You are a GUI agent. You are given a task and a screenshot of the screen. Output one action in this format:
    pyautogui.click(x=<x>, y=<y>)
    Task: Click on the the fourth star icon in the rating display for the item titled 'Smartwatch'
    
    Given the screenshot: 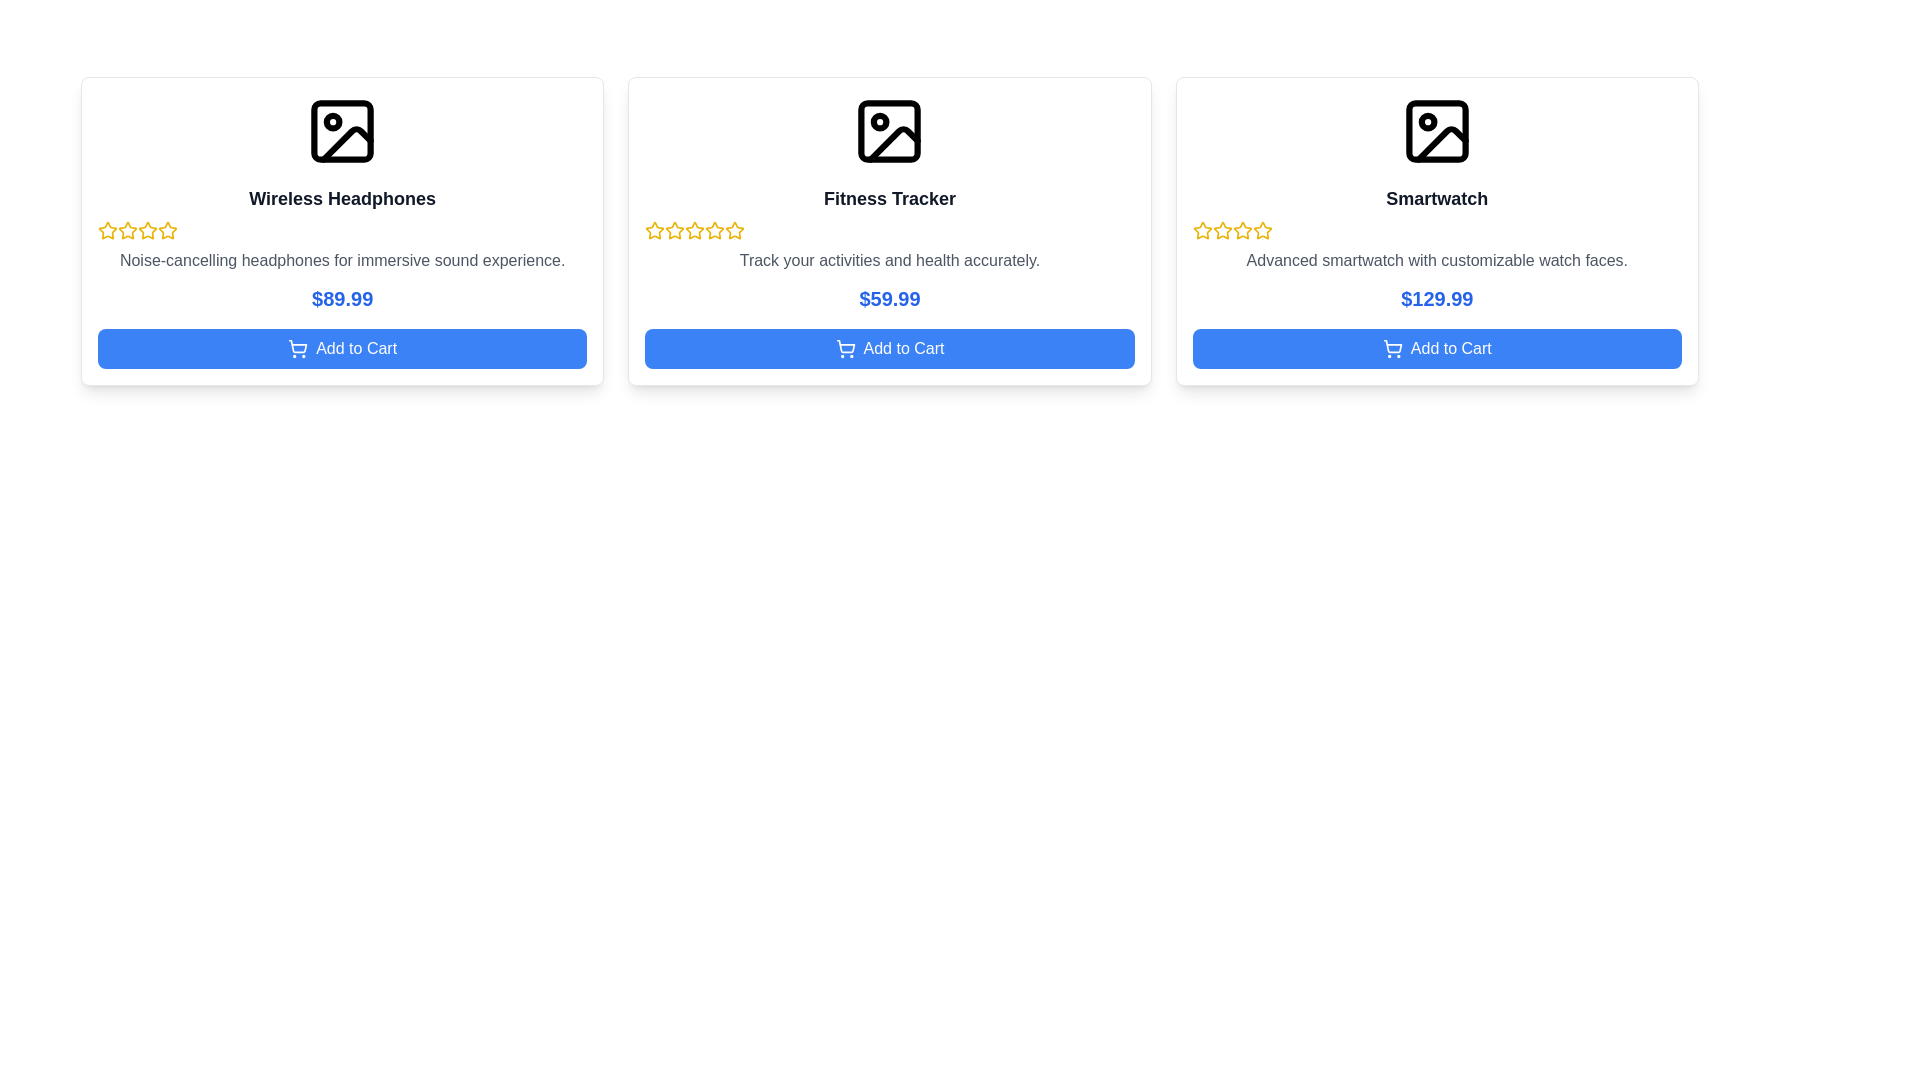 What is the action you would take?
    pyautogui.click(x=1261, y=229)
    